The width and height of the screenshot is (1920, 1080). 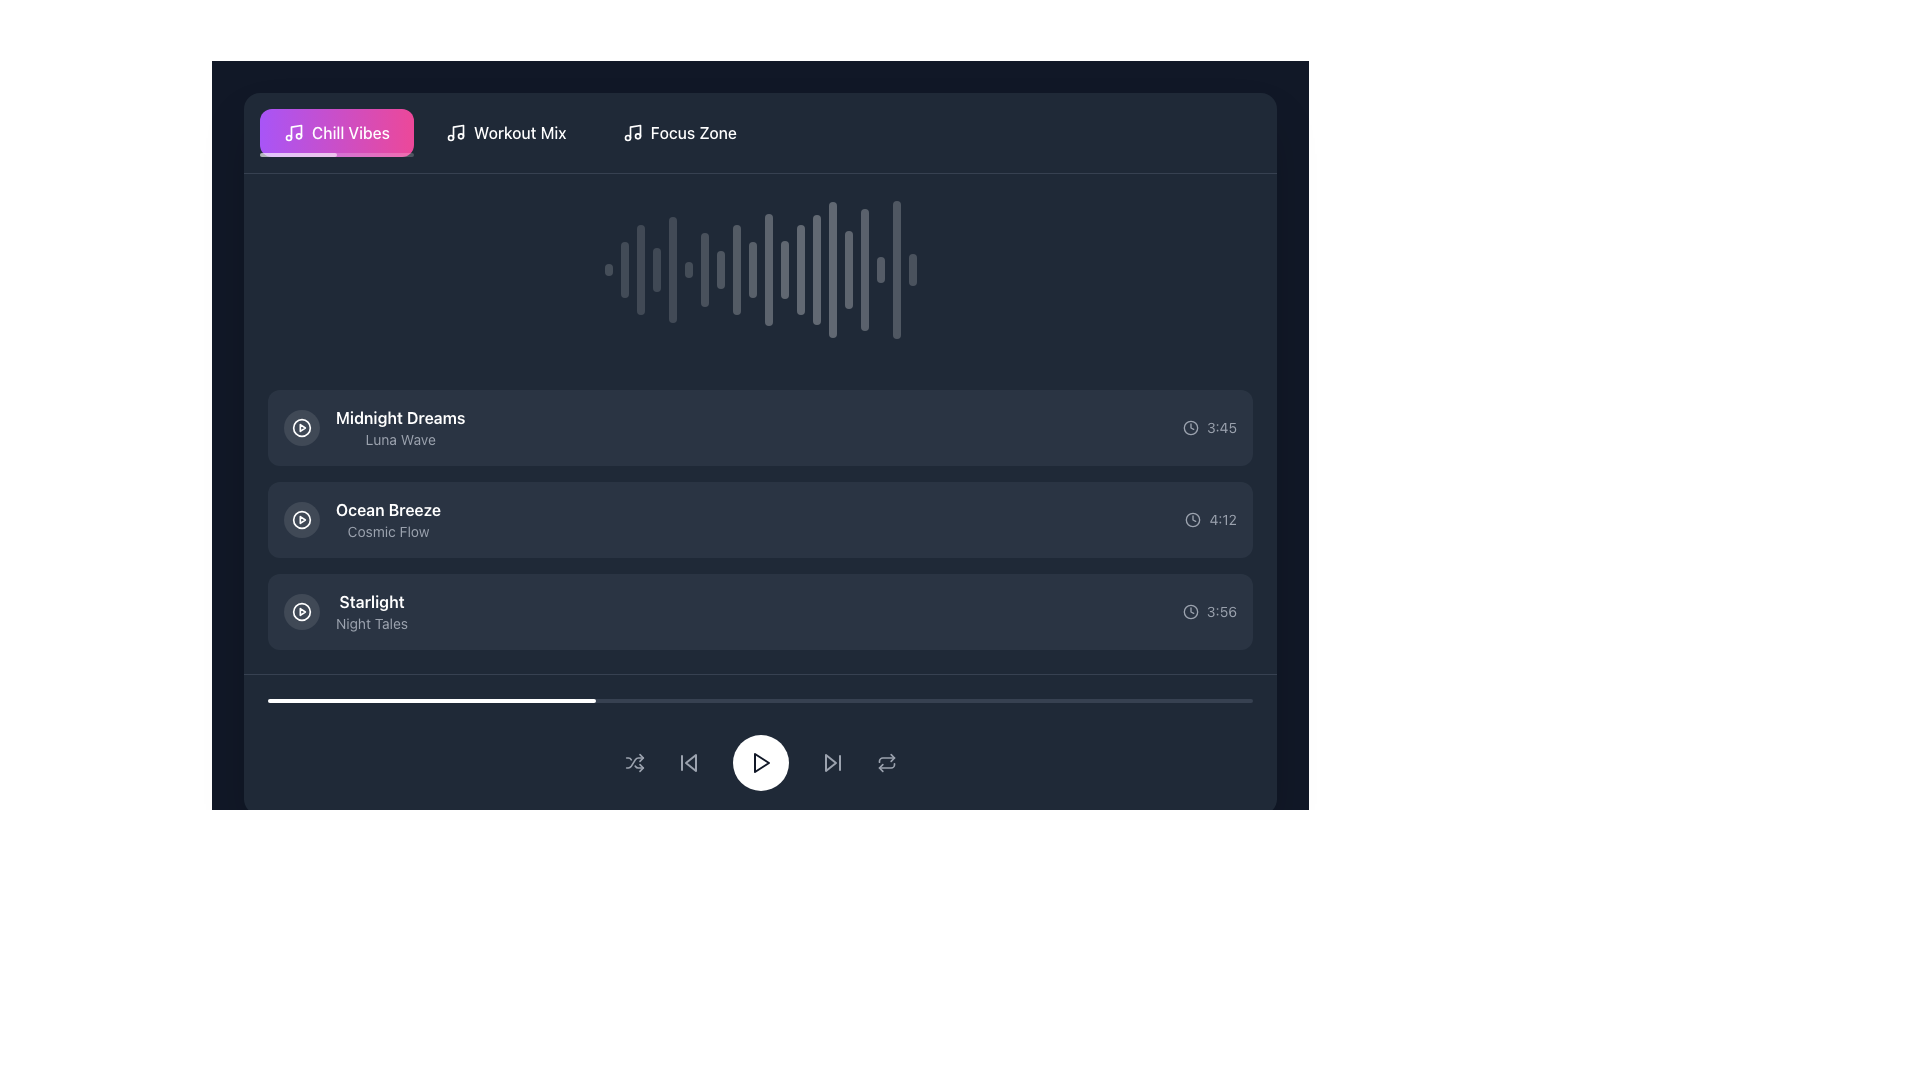 I want to click on the clock icon and text label element displaying '3:56', located at the end of the third list item in the displayed list, so click(x=1208, y=611).